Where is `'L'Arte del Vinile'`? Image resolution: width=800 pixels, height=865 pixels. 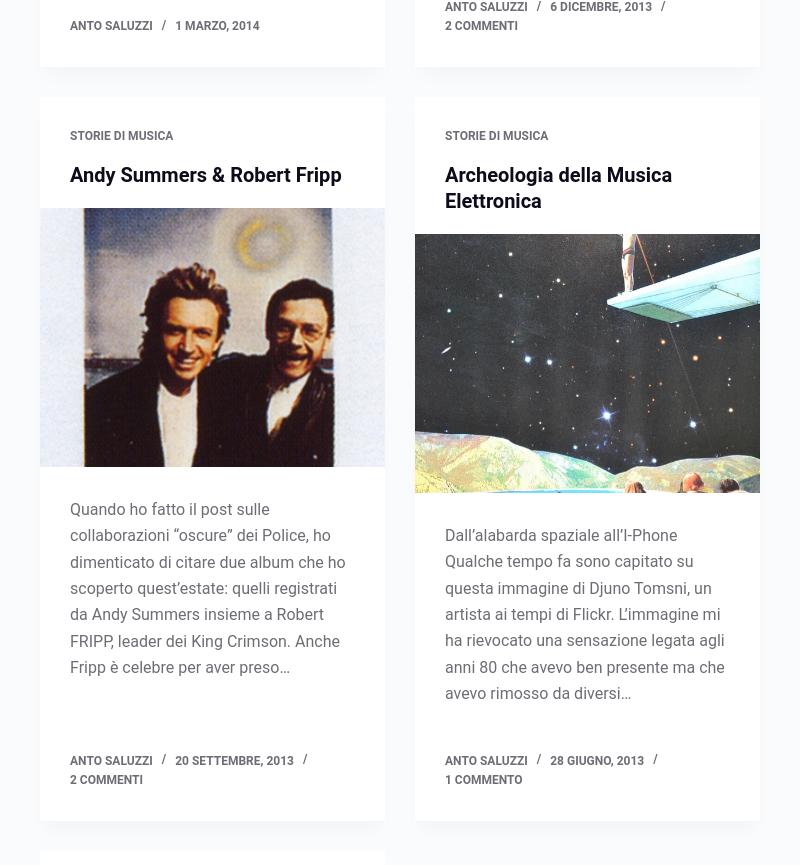 'L'Arte del Vinile' is located at coordinates (92, 514).